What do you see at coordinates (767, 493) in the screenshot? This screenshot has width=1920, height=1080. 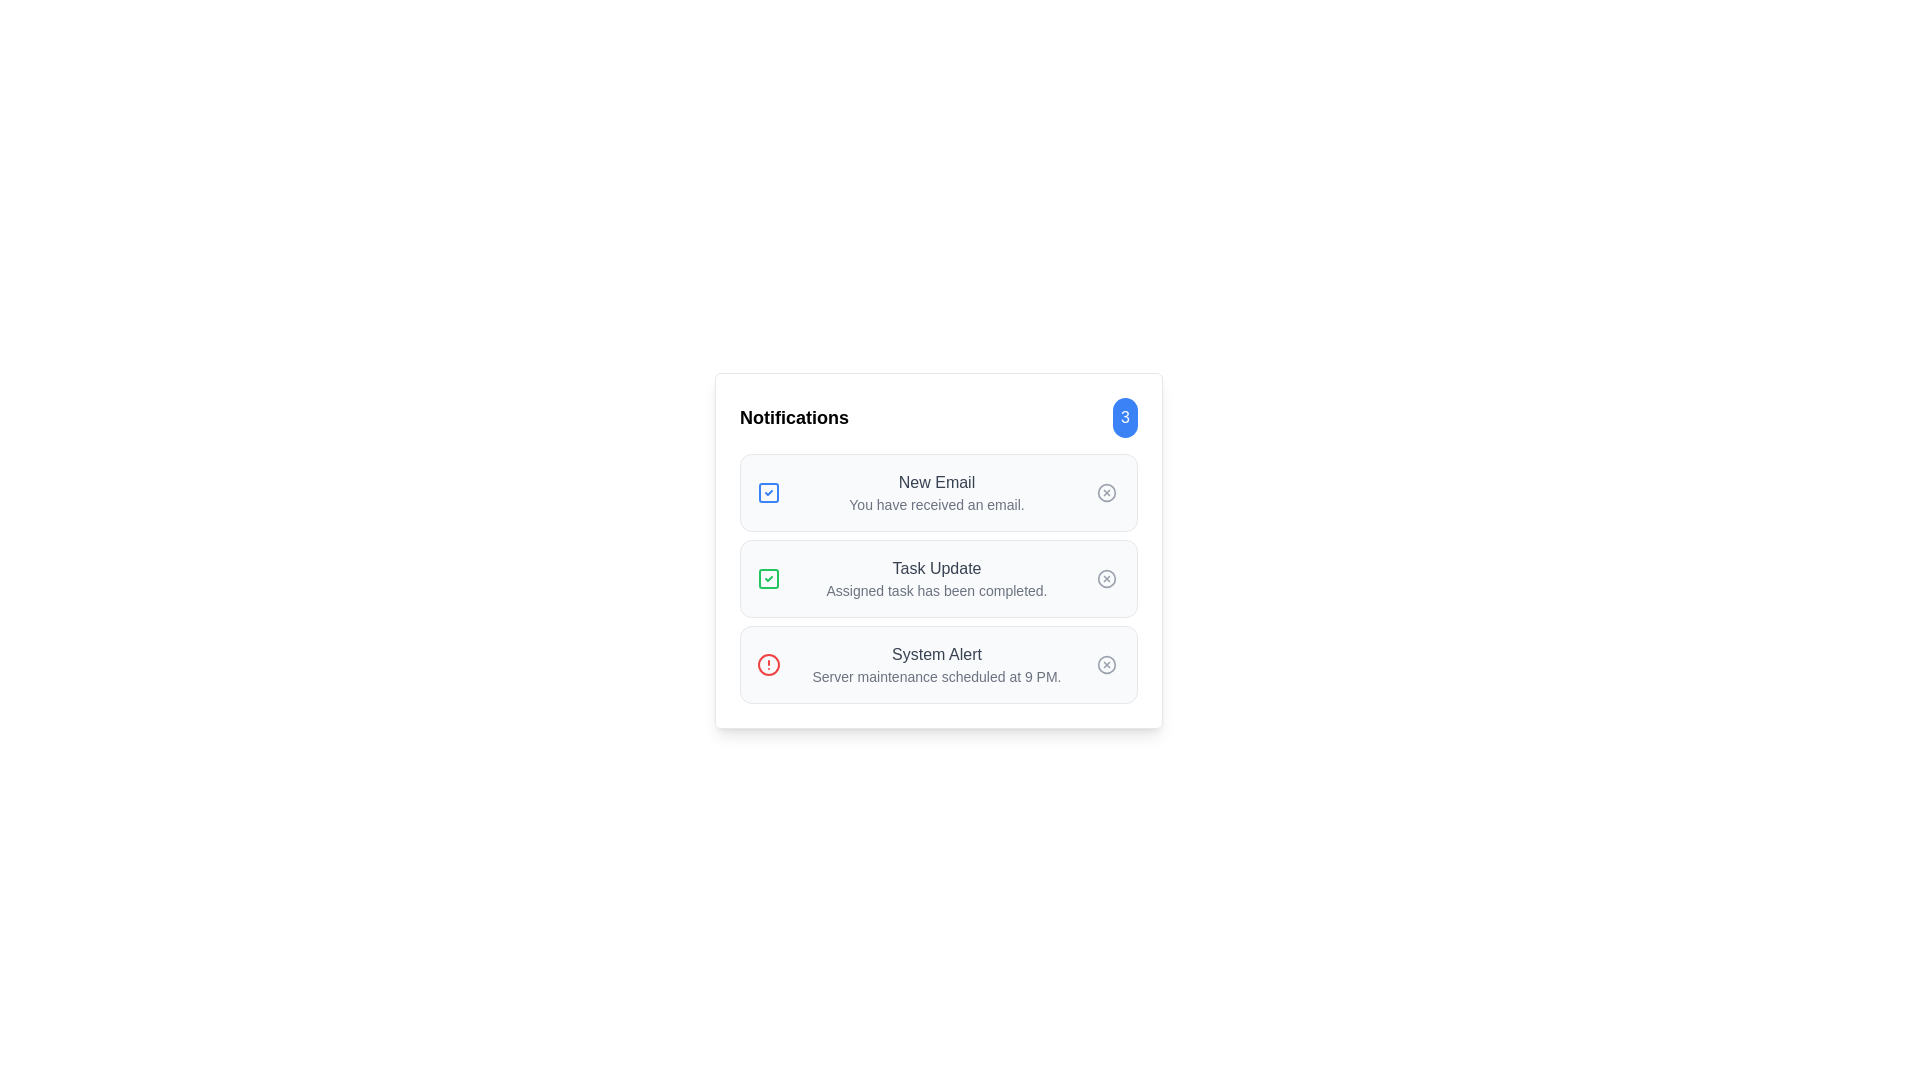 I see `the status indicator icon for the 'New Email' notification, which is located in the upper left portion of the notification item` at bounding box center [767, 493].